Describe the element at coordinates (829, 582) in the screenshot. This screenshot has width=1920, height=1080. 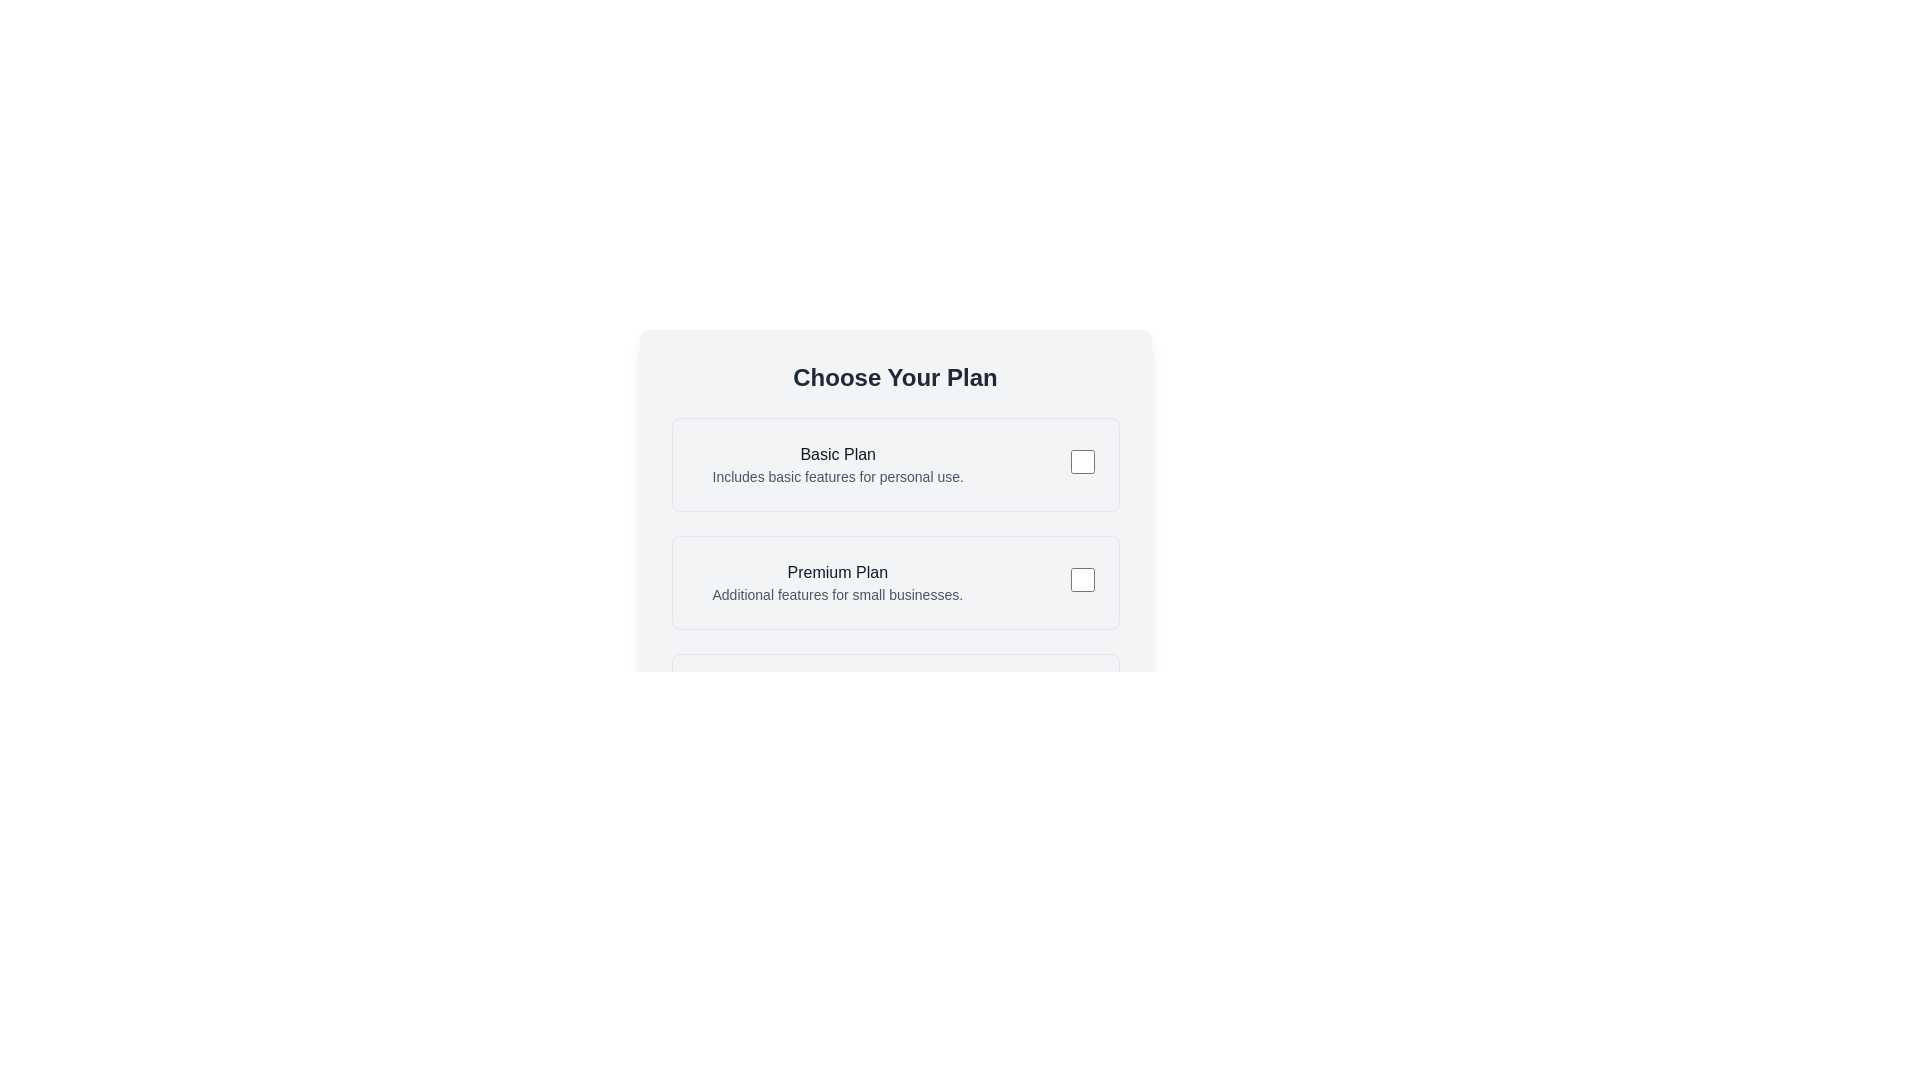
I see `the second selectable option under the 'Choose Your Plan' heading, which is visually represented as the 'Basic Plan' option` at that location.